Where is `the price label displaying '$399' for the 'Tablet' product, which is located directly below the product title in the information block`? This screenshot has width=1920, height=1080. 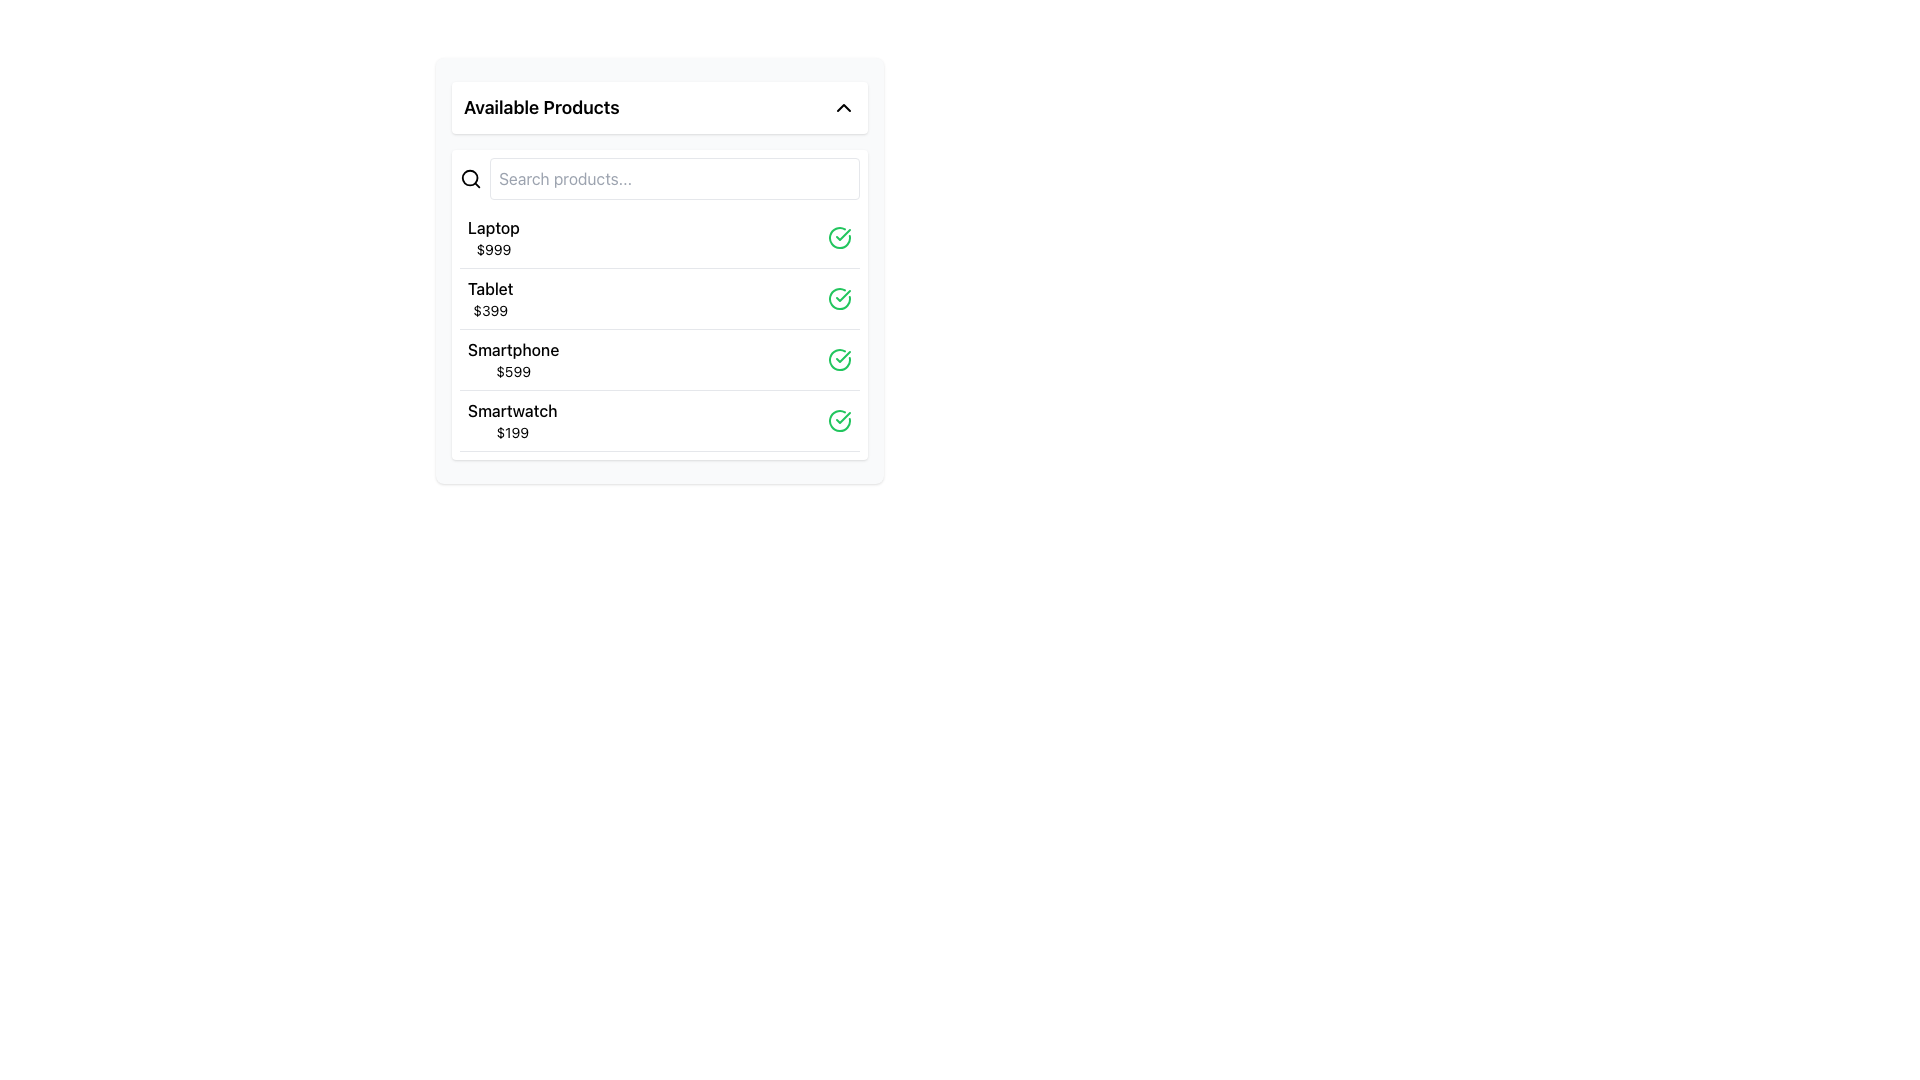
the price label displaying '$399' for the 'Tablet' product, which is located directly below the product title in the information block is located at coordinates (490, 311).